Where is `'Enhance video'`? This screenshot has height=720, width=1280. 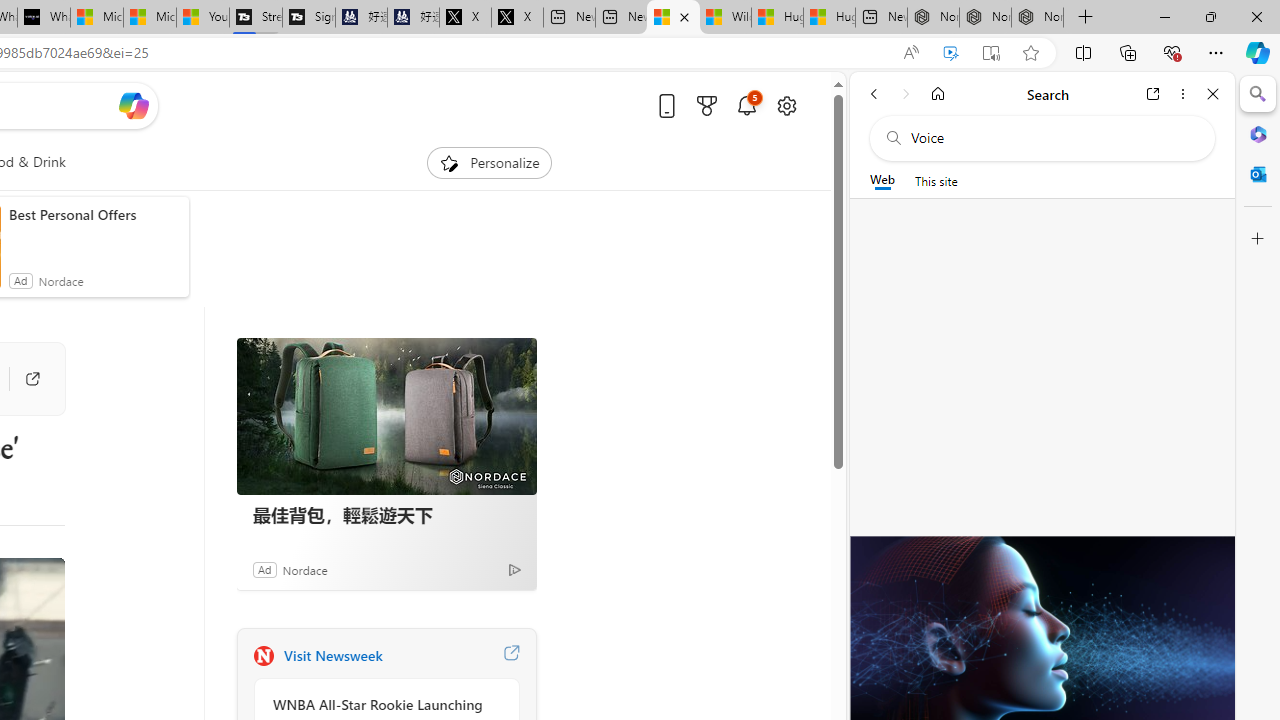
'Enhance video' is located at coordinates (950, 52).